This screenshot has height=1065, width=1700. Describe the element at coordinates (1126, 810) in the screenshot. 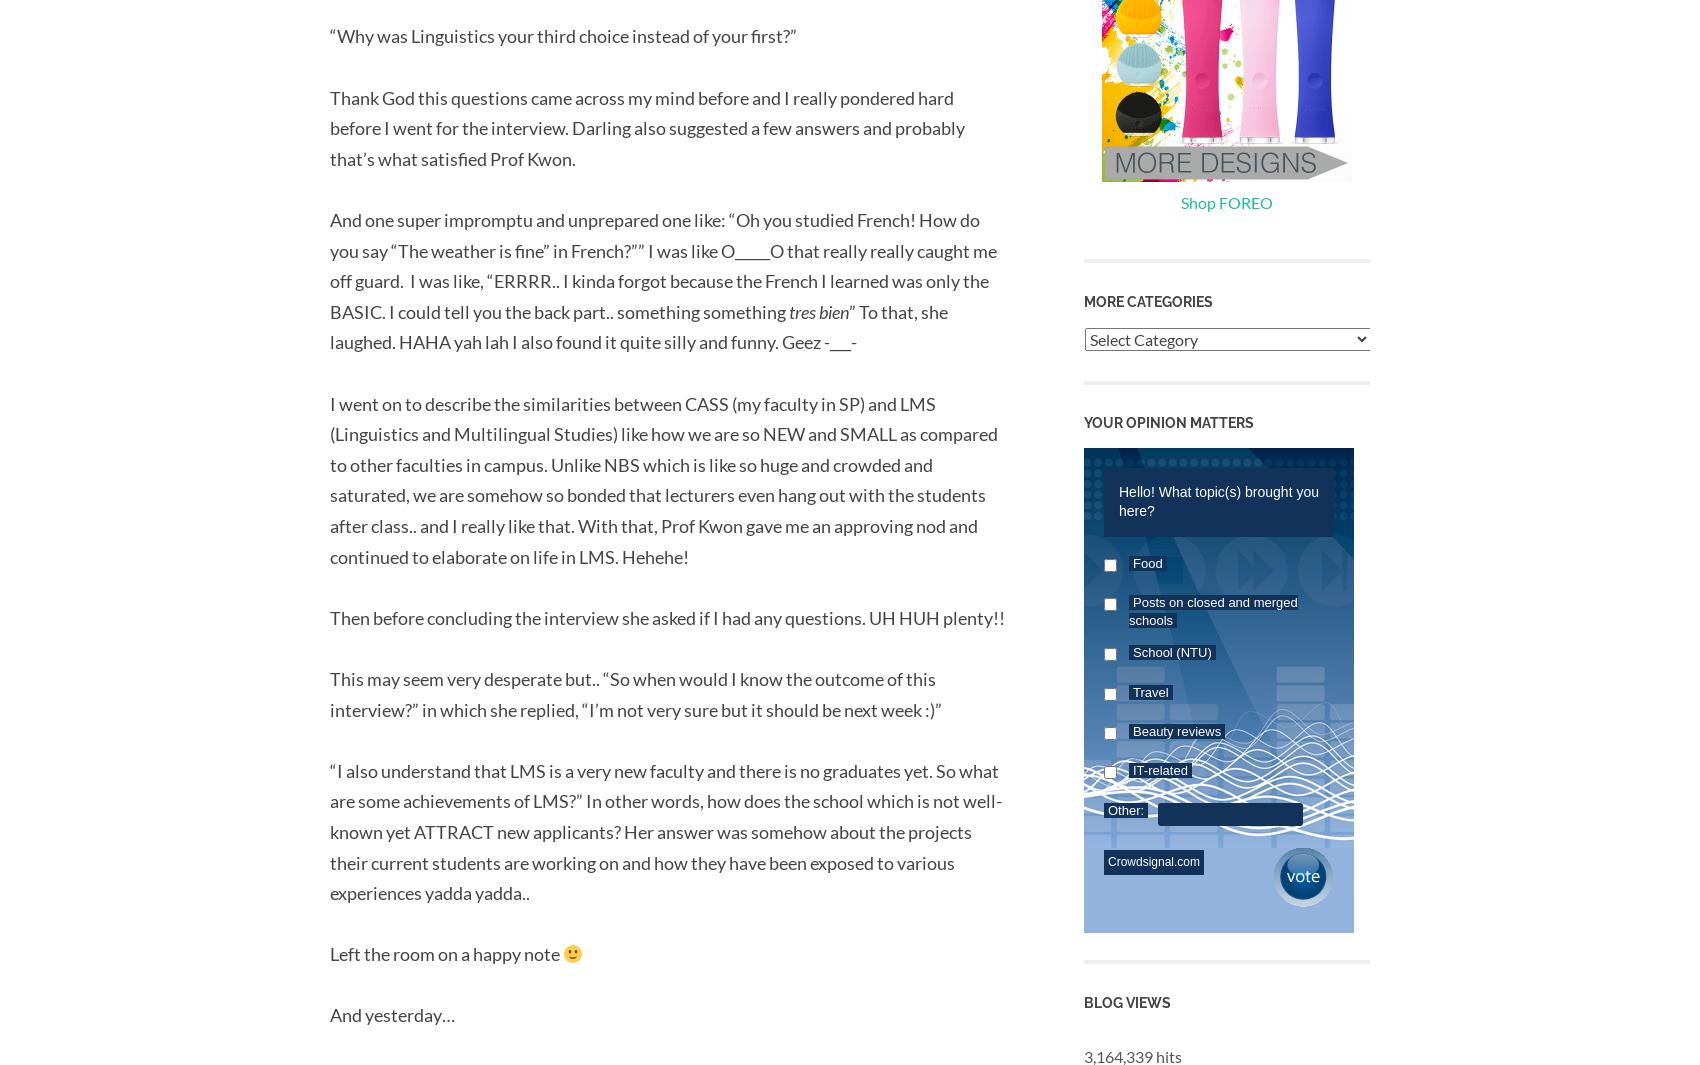

I see `'Other:'` at that location.